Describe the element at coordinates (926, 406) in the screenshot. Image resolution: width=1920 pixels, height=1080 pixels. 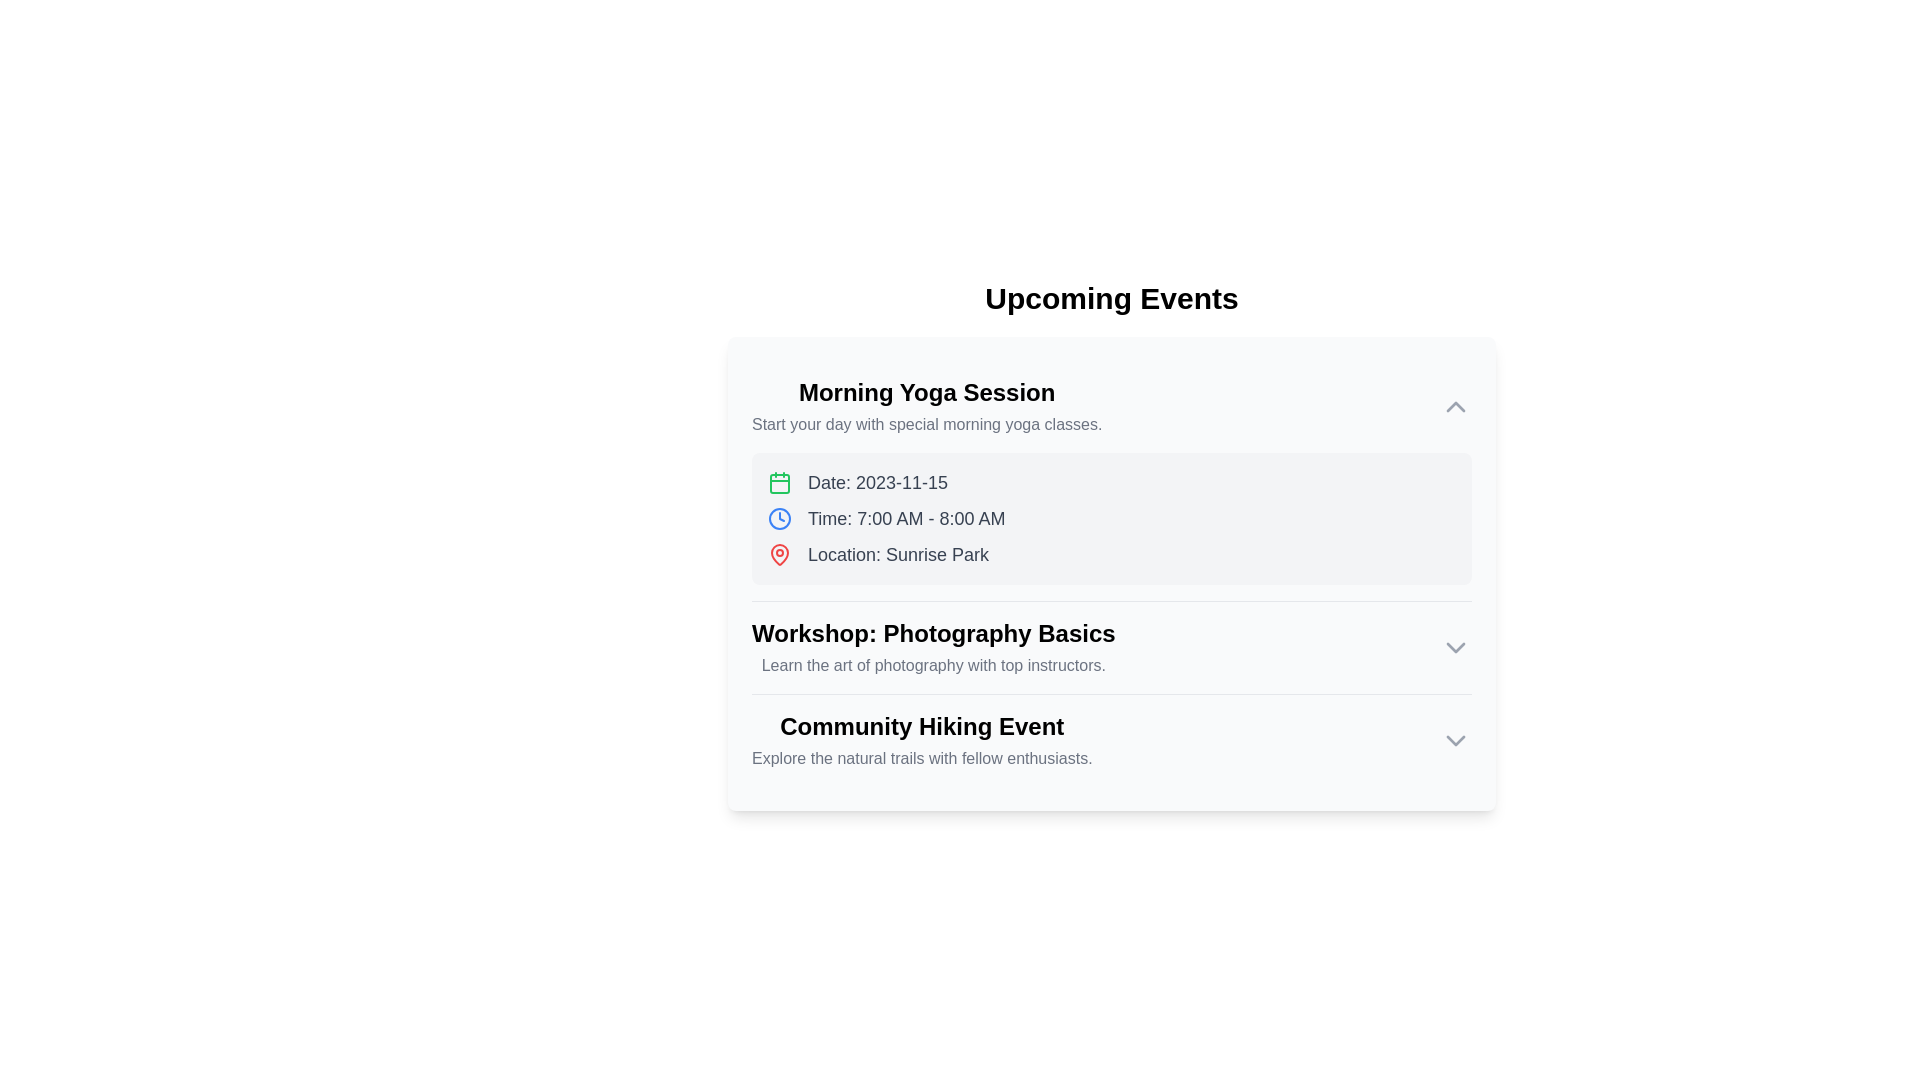
I see `the 'Morning Yoga Session' text display located in the 'Upcoming Events' section at the top-left area of the list` at that location.